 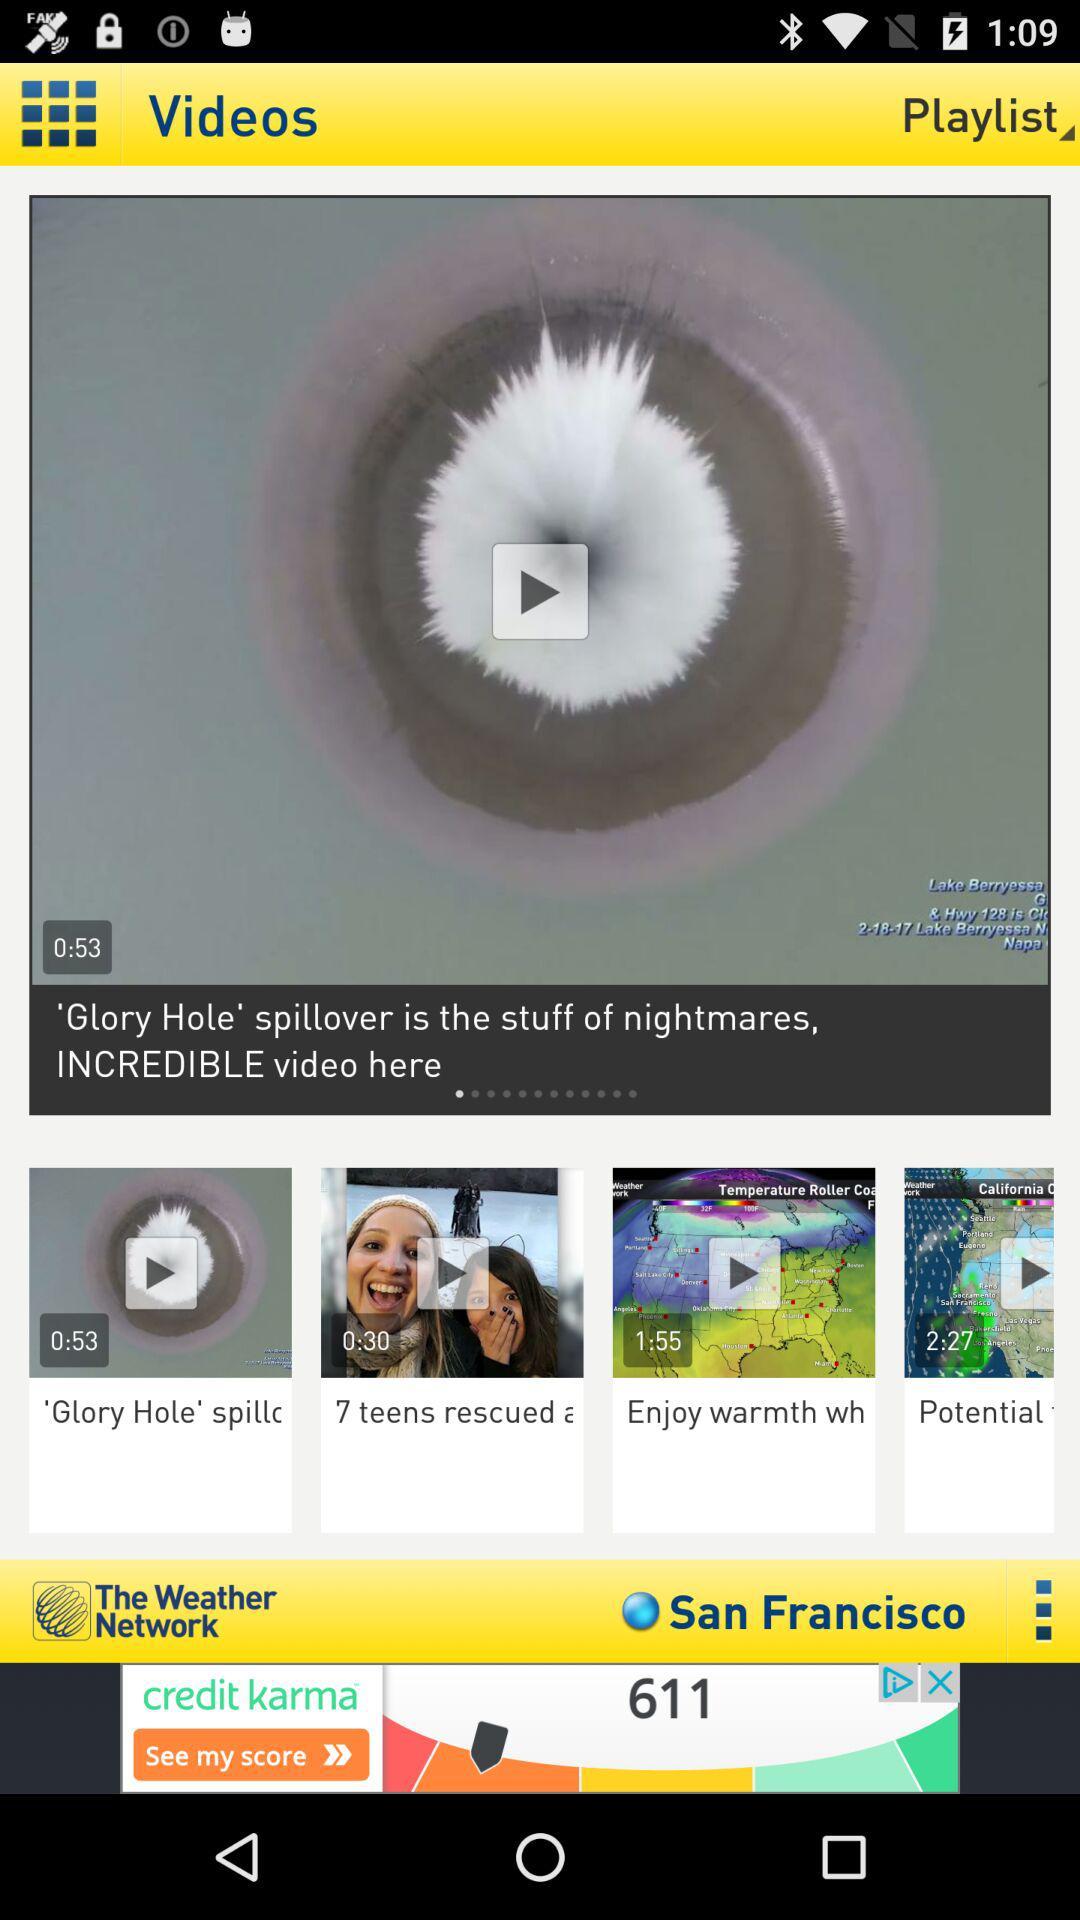 I want to click on options, so click(x=1043, y=1611).